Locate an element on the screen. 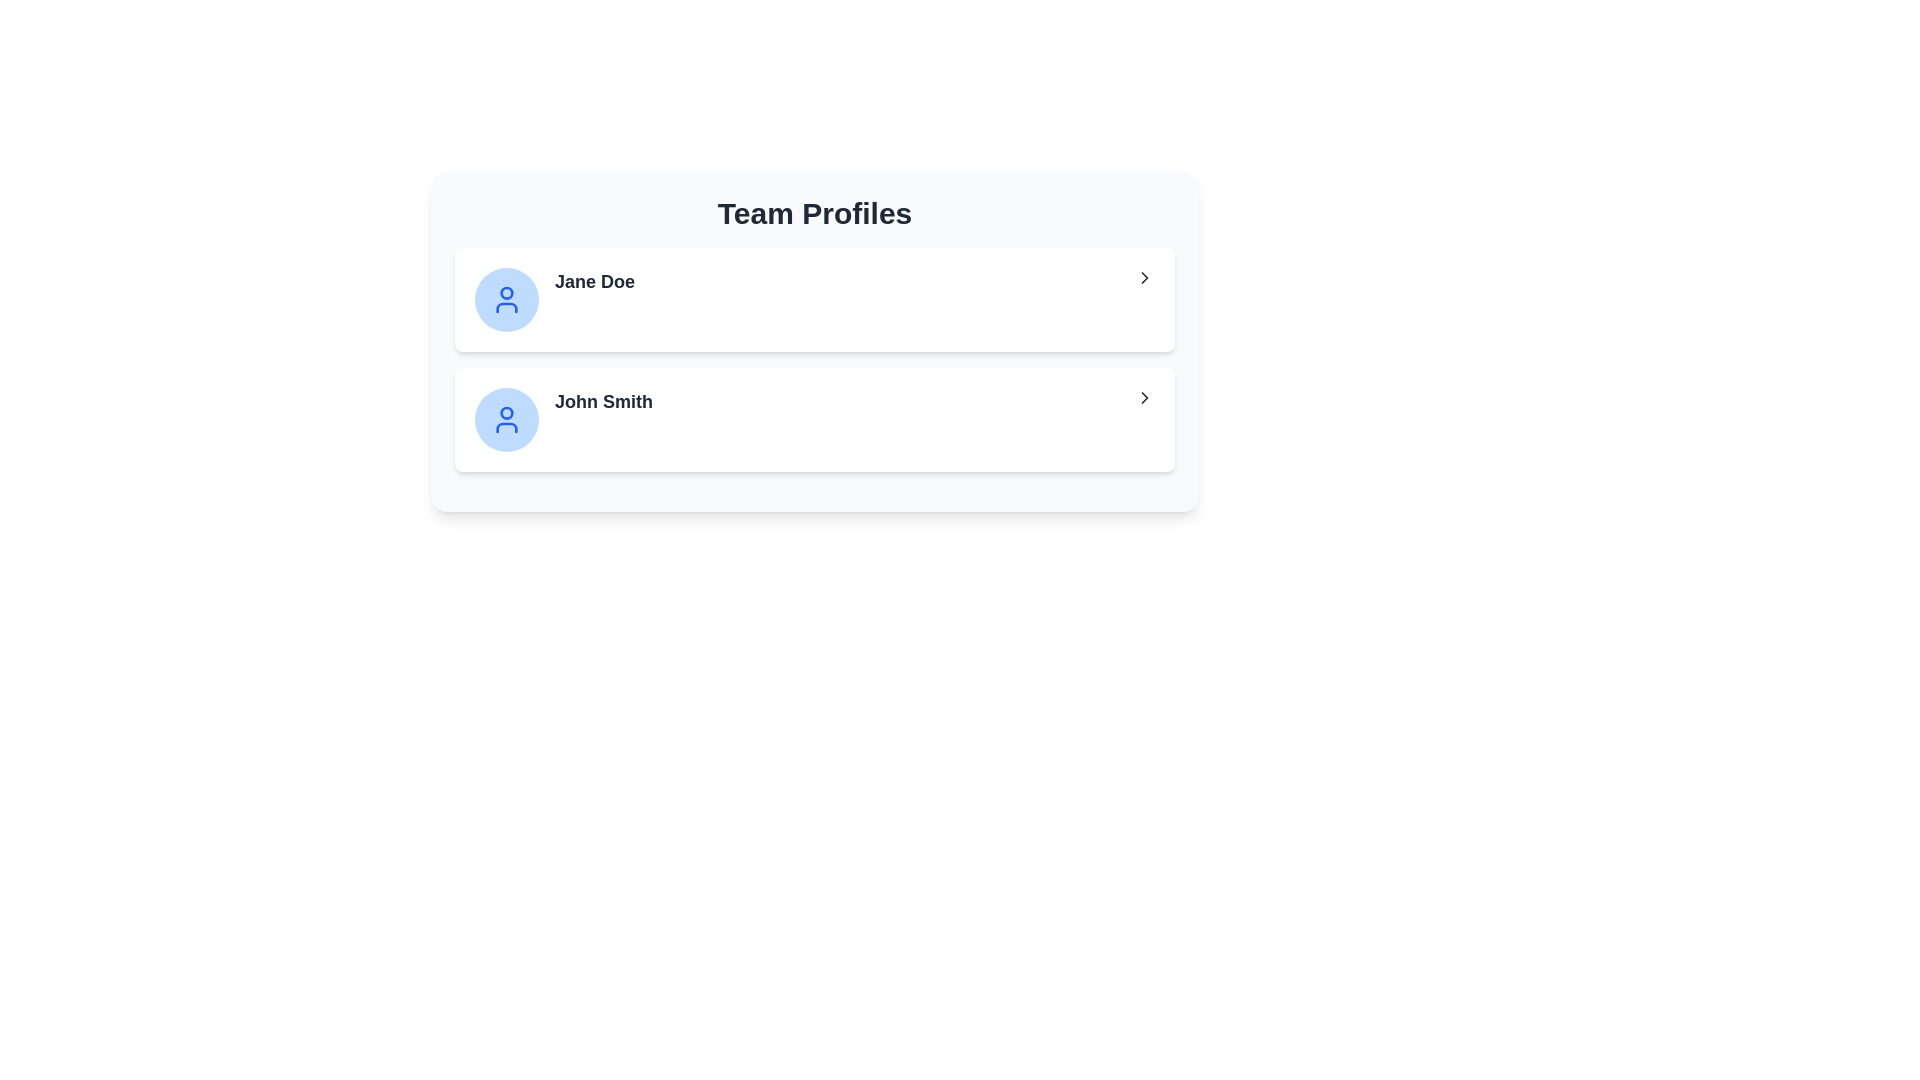  the circular user icon representing the profile of 'Jane Doe', which is located beside the text label in the first section of a two-profile list is located at coordinates (507, 308).